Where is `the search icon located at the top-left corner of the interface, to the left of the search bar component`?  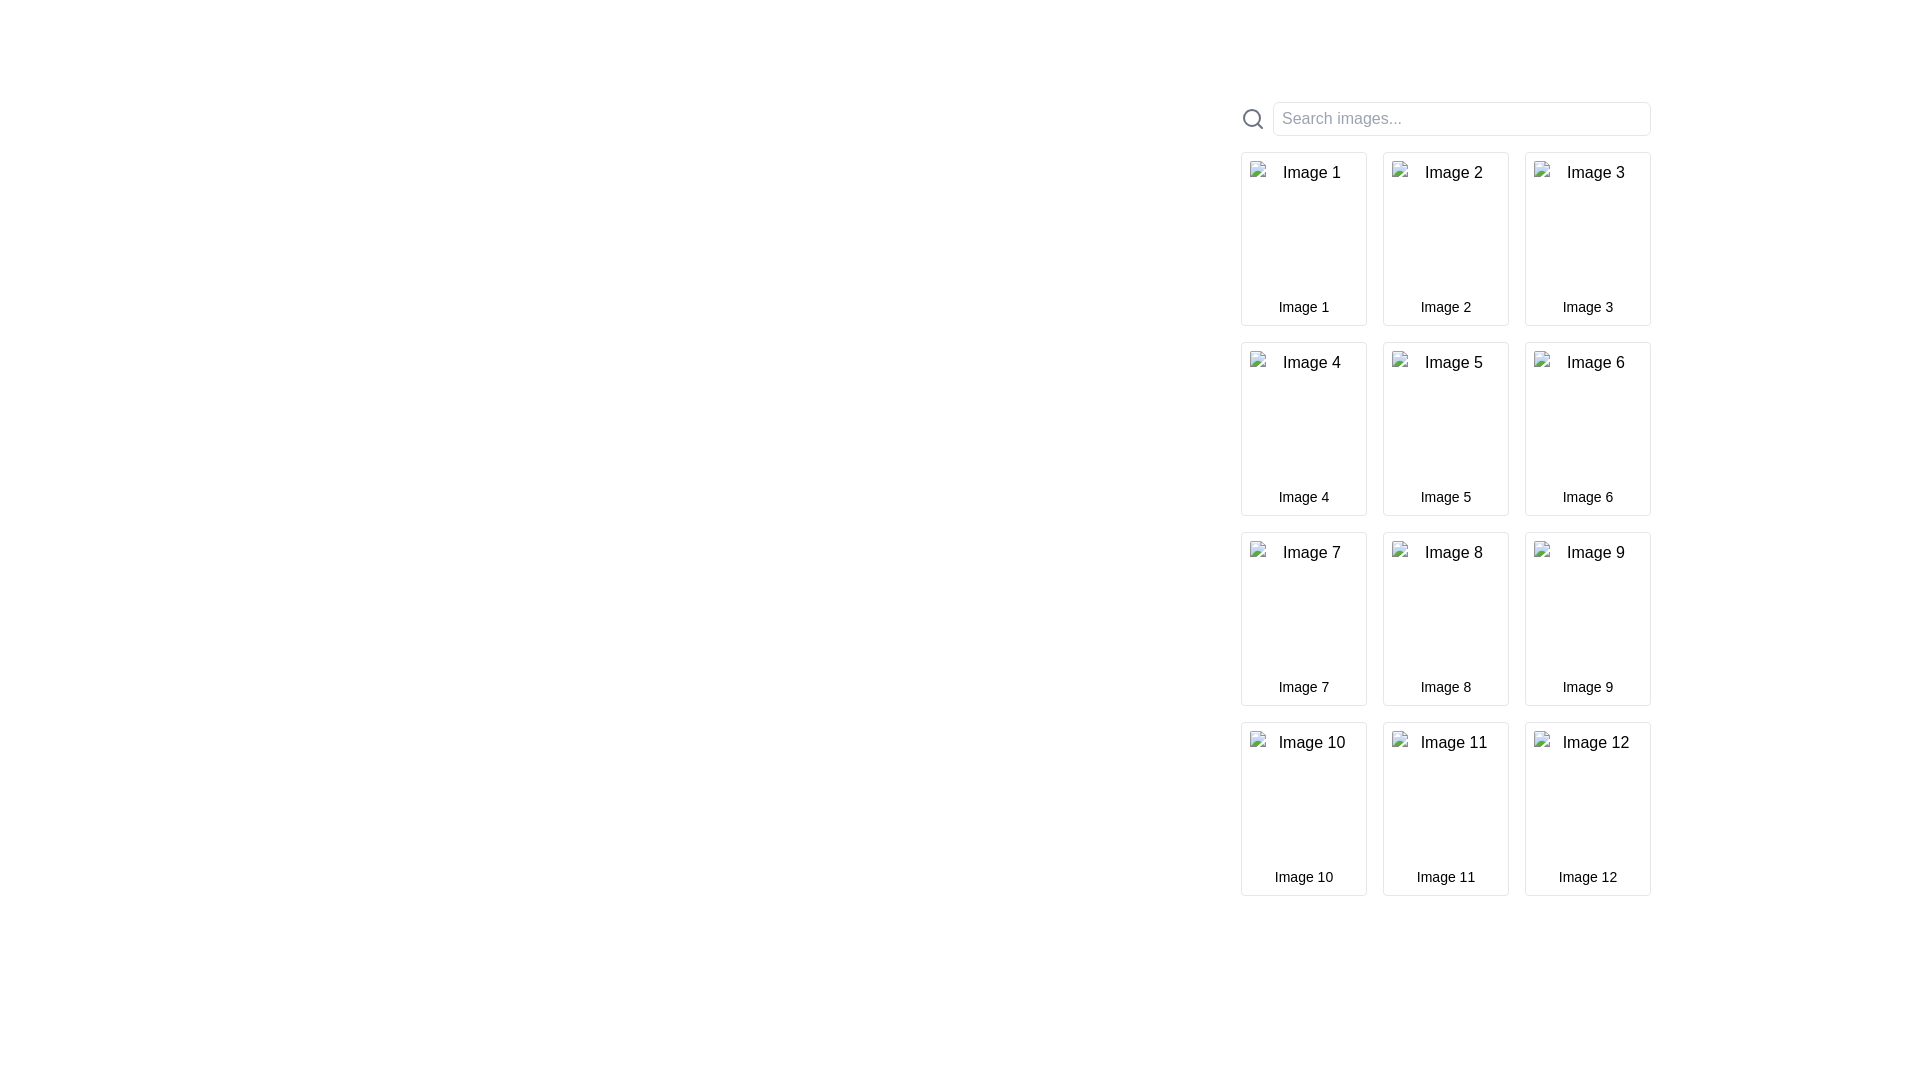 the search icon located at the top-left corner of the interface, to the left of the search bar component is located at coordinates (1251, 119).